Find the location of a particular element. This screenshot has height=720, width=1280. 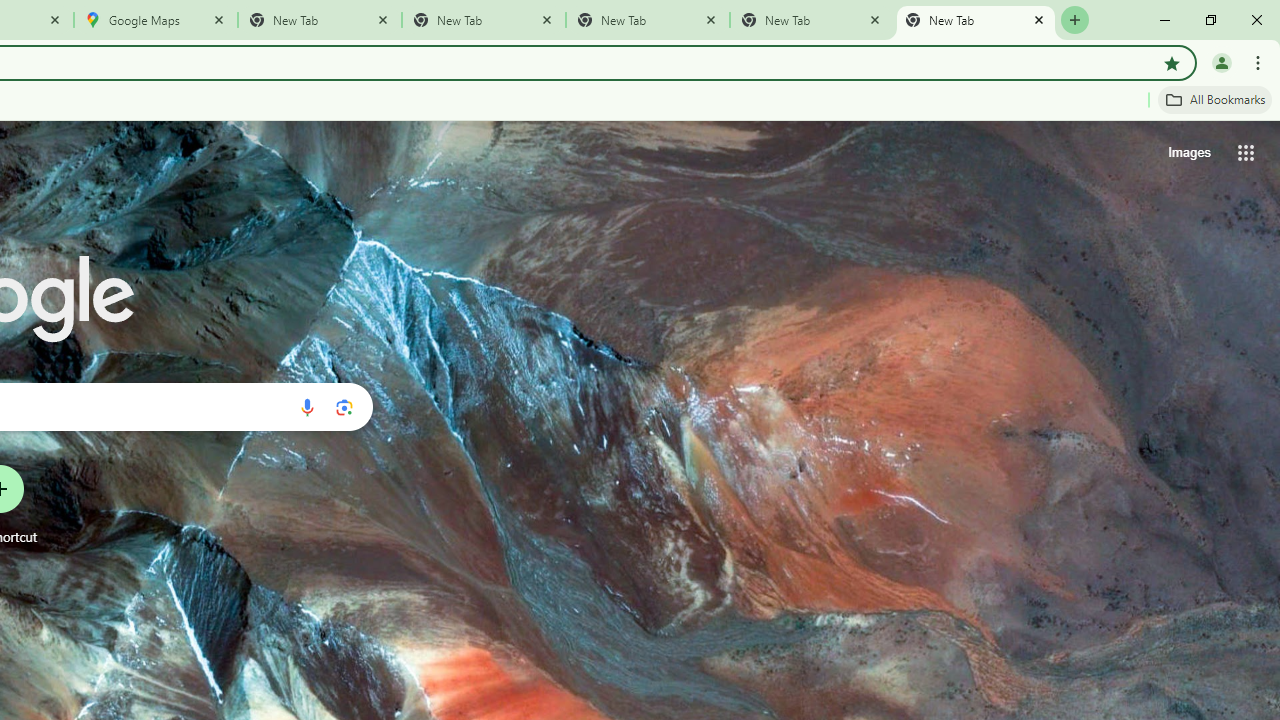

'New Tab' is located at coordinates (976, 20).